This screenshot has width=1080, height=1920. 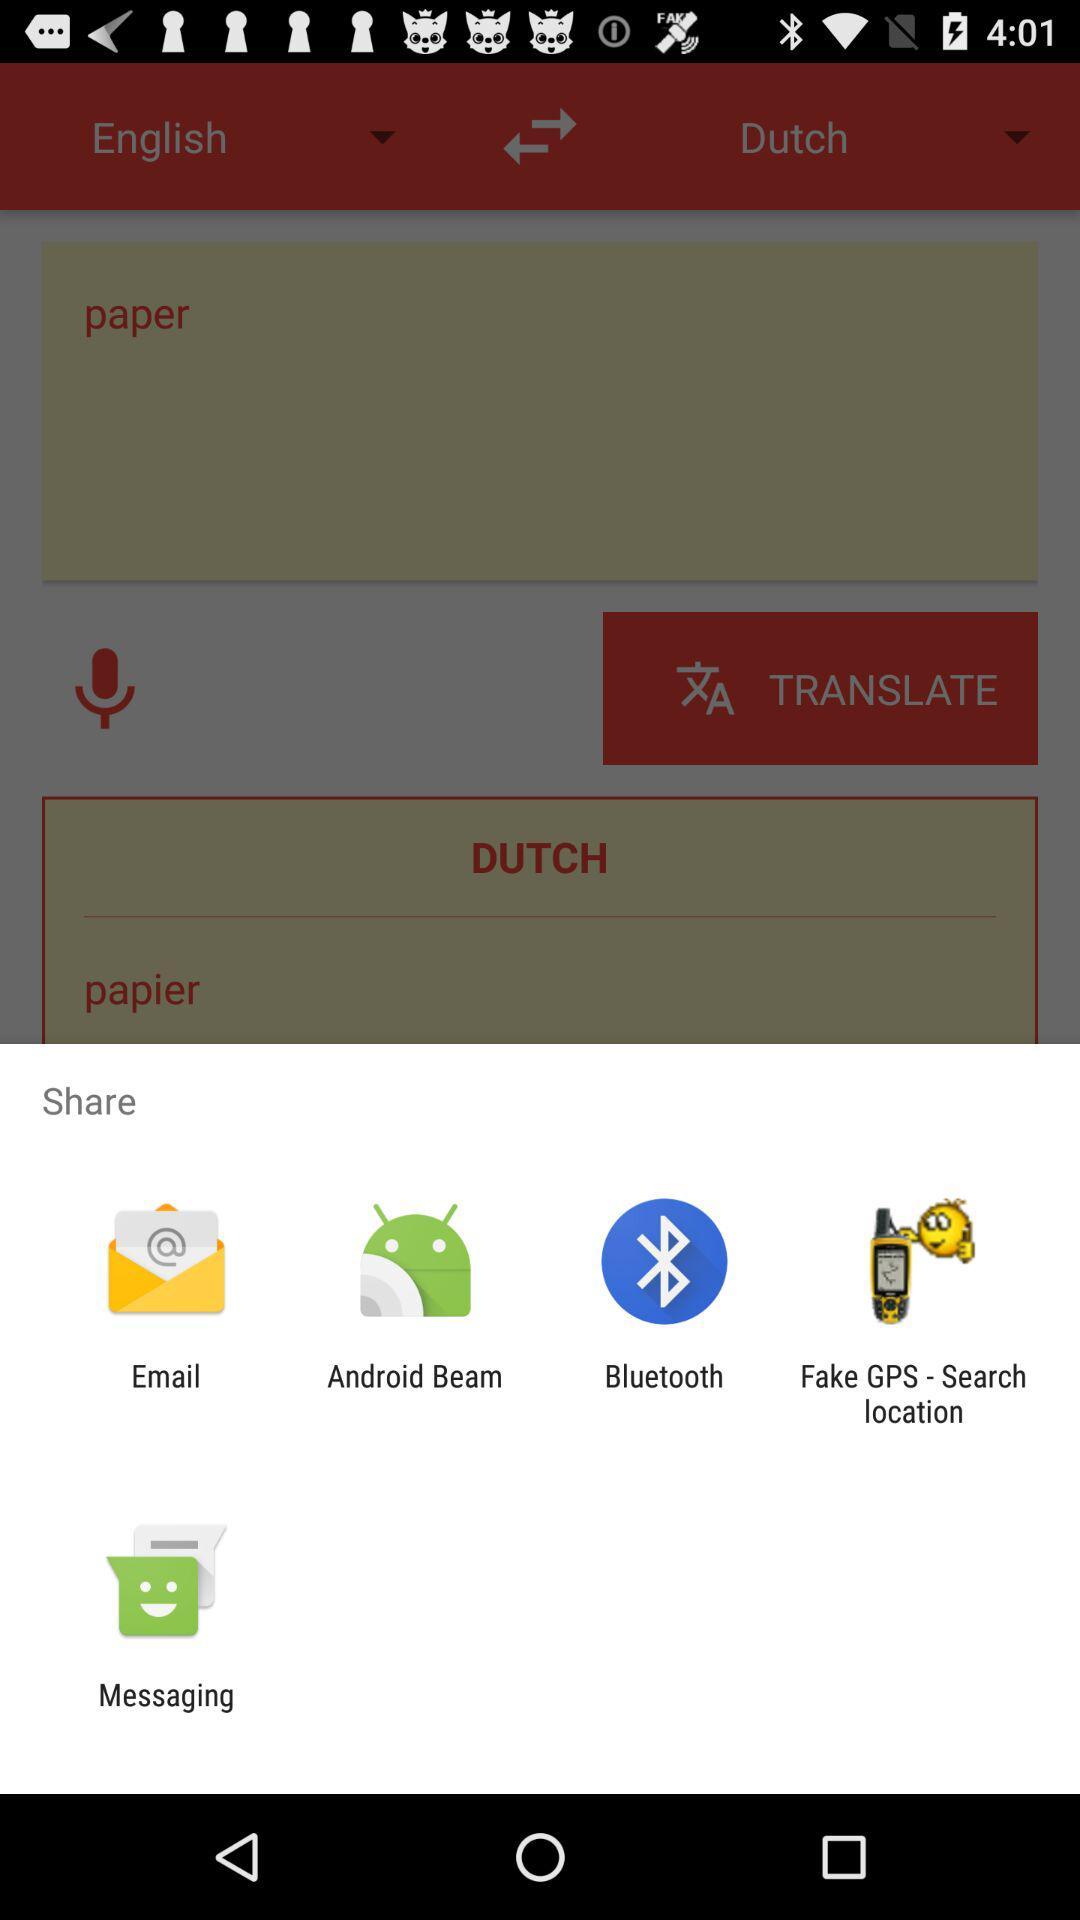 What do you see at coordinates (664, 1392) in the screenshot?
I see `the app to the left of fake gps search item` at bounding box center [664, 1392].